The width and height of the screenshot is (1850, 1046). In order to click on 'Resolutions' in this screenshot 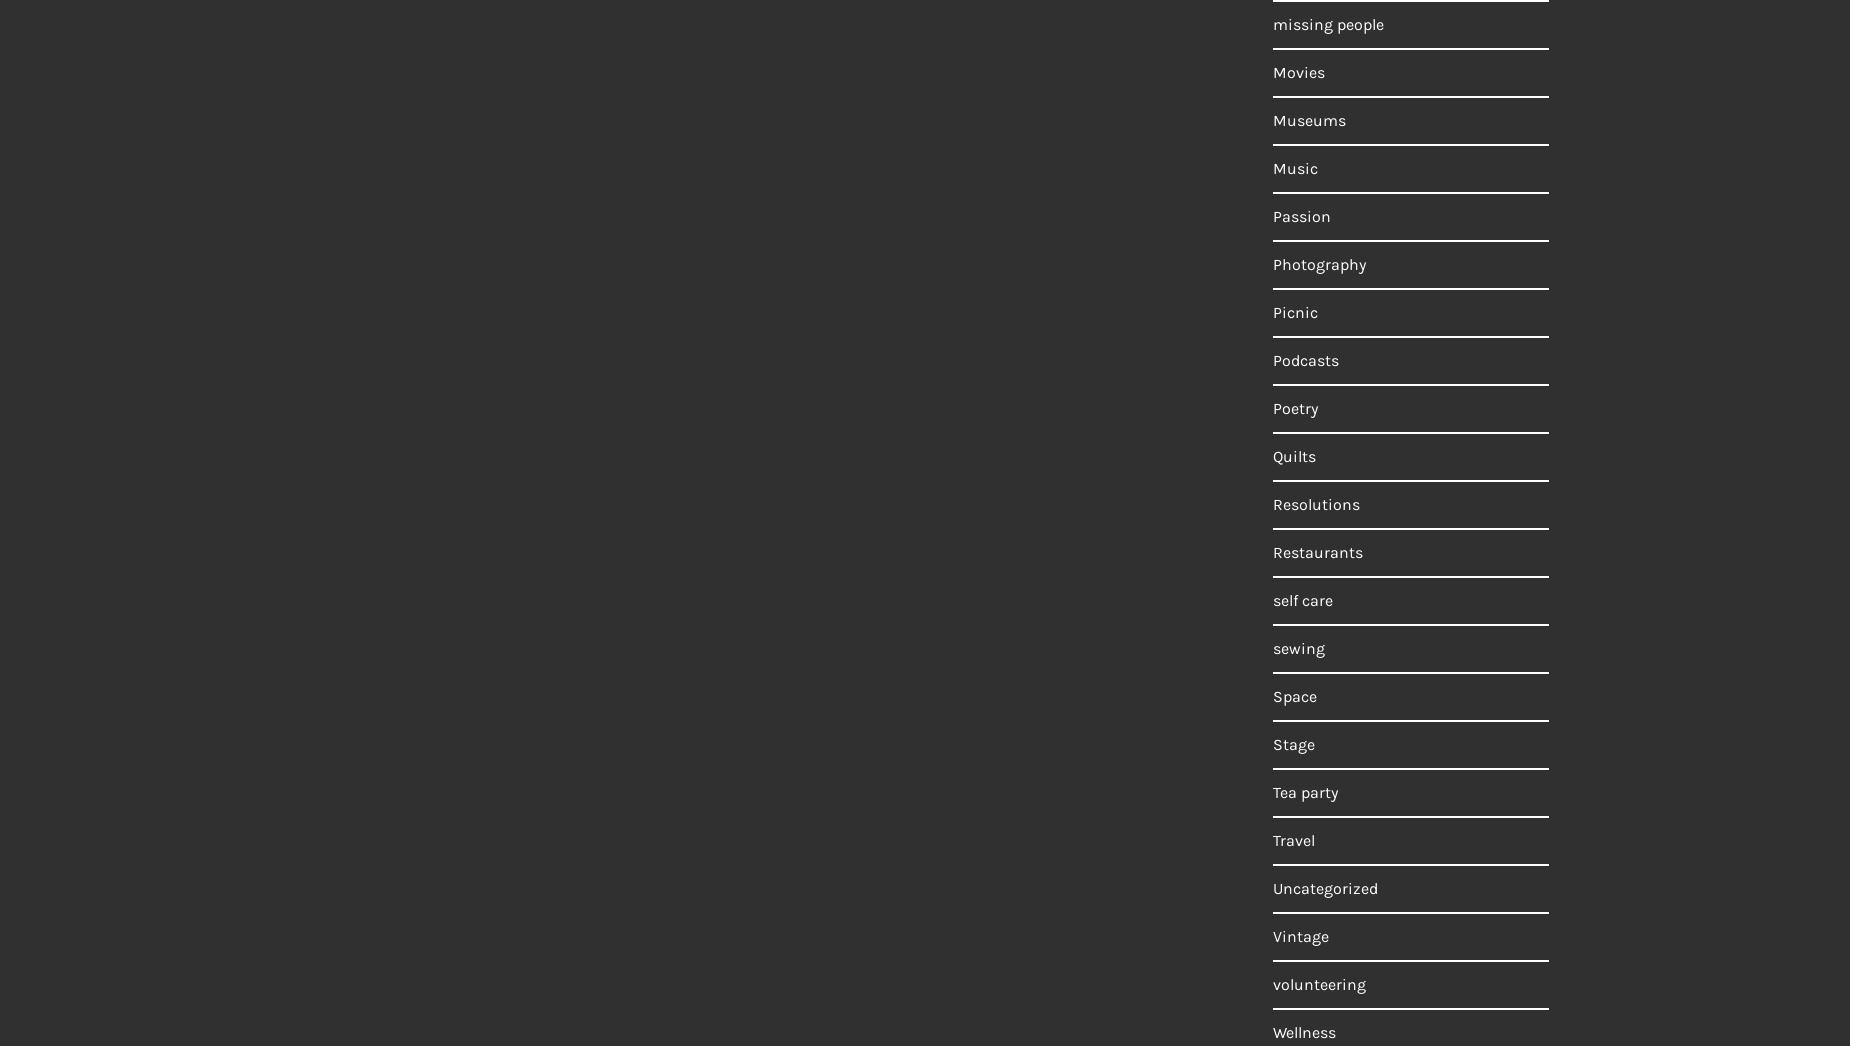, I will do `click(1271, 504)`.